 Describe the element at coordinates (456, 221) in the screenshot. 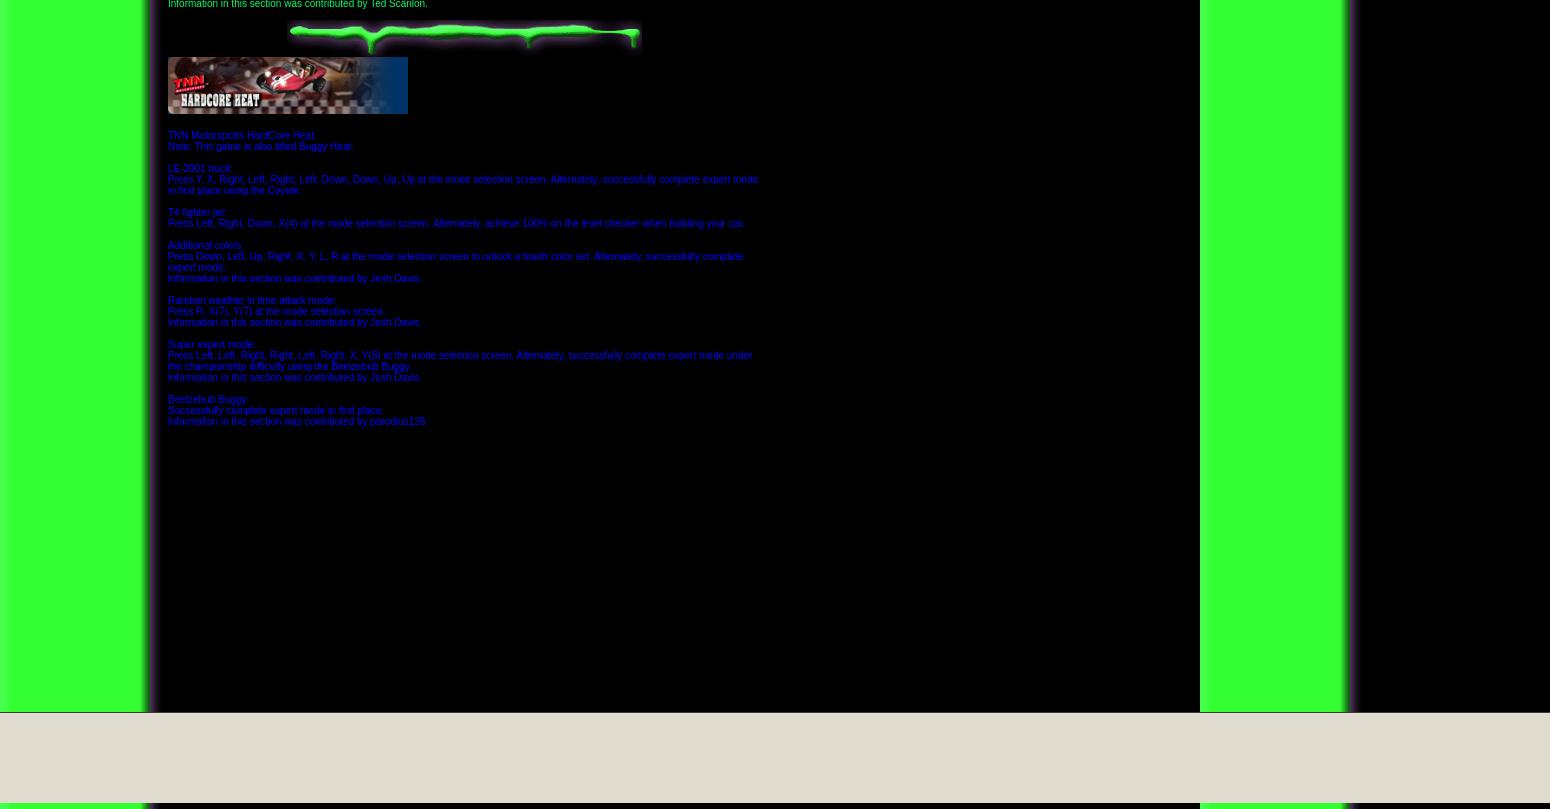

I see `'Press Left, Right, Down, X(4) at the mode selection screen. Alternately, achieve 100% on the level checker when building your car.'` at that location.